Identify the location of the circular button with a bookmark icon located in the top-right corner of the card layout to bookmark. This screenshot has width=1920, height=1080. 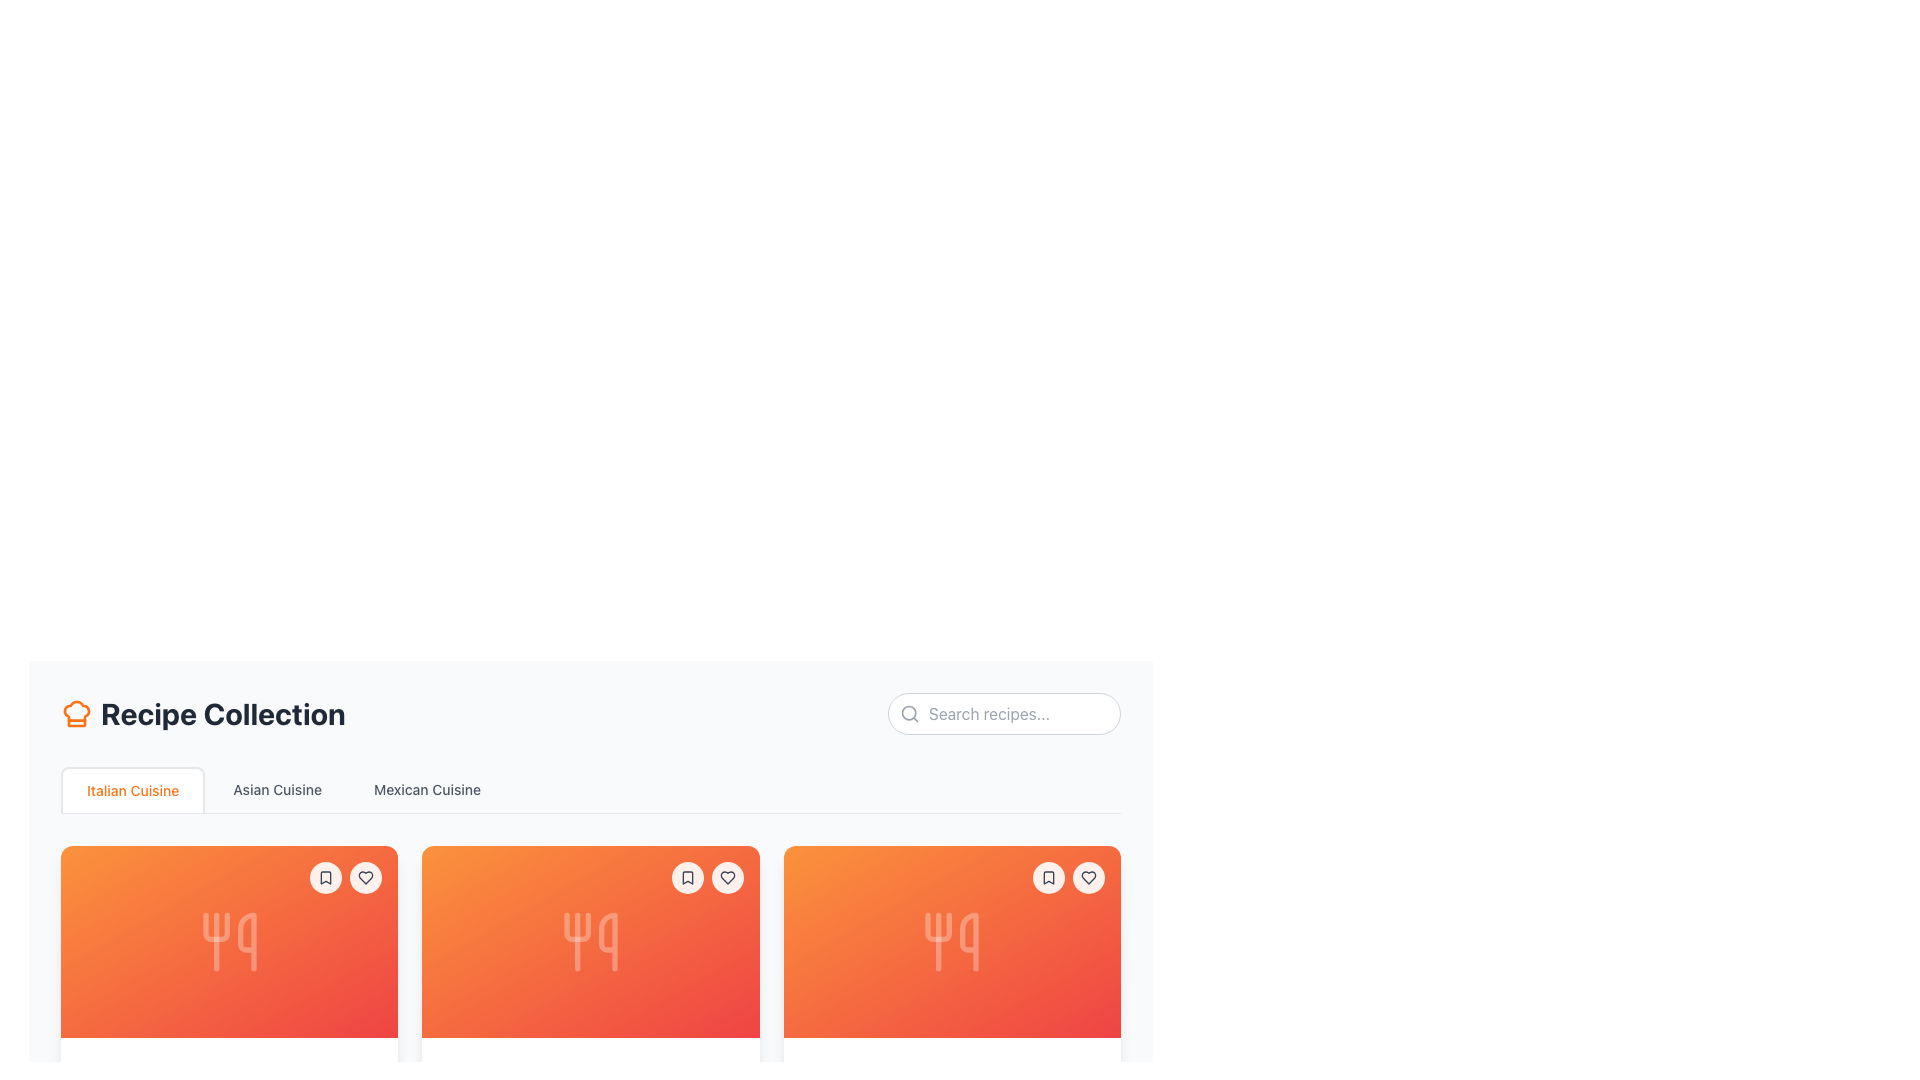
(687, 877).